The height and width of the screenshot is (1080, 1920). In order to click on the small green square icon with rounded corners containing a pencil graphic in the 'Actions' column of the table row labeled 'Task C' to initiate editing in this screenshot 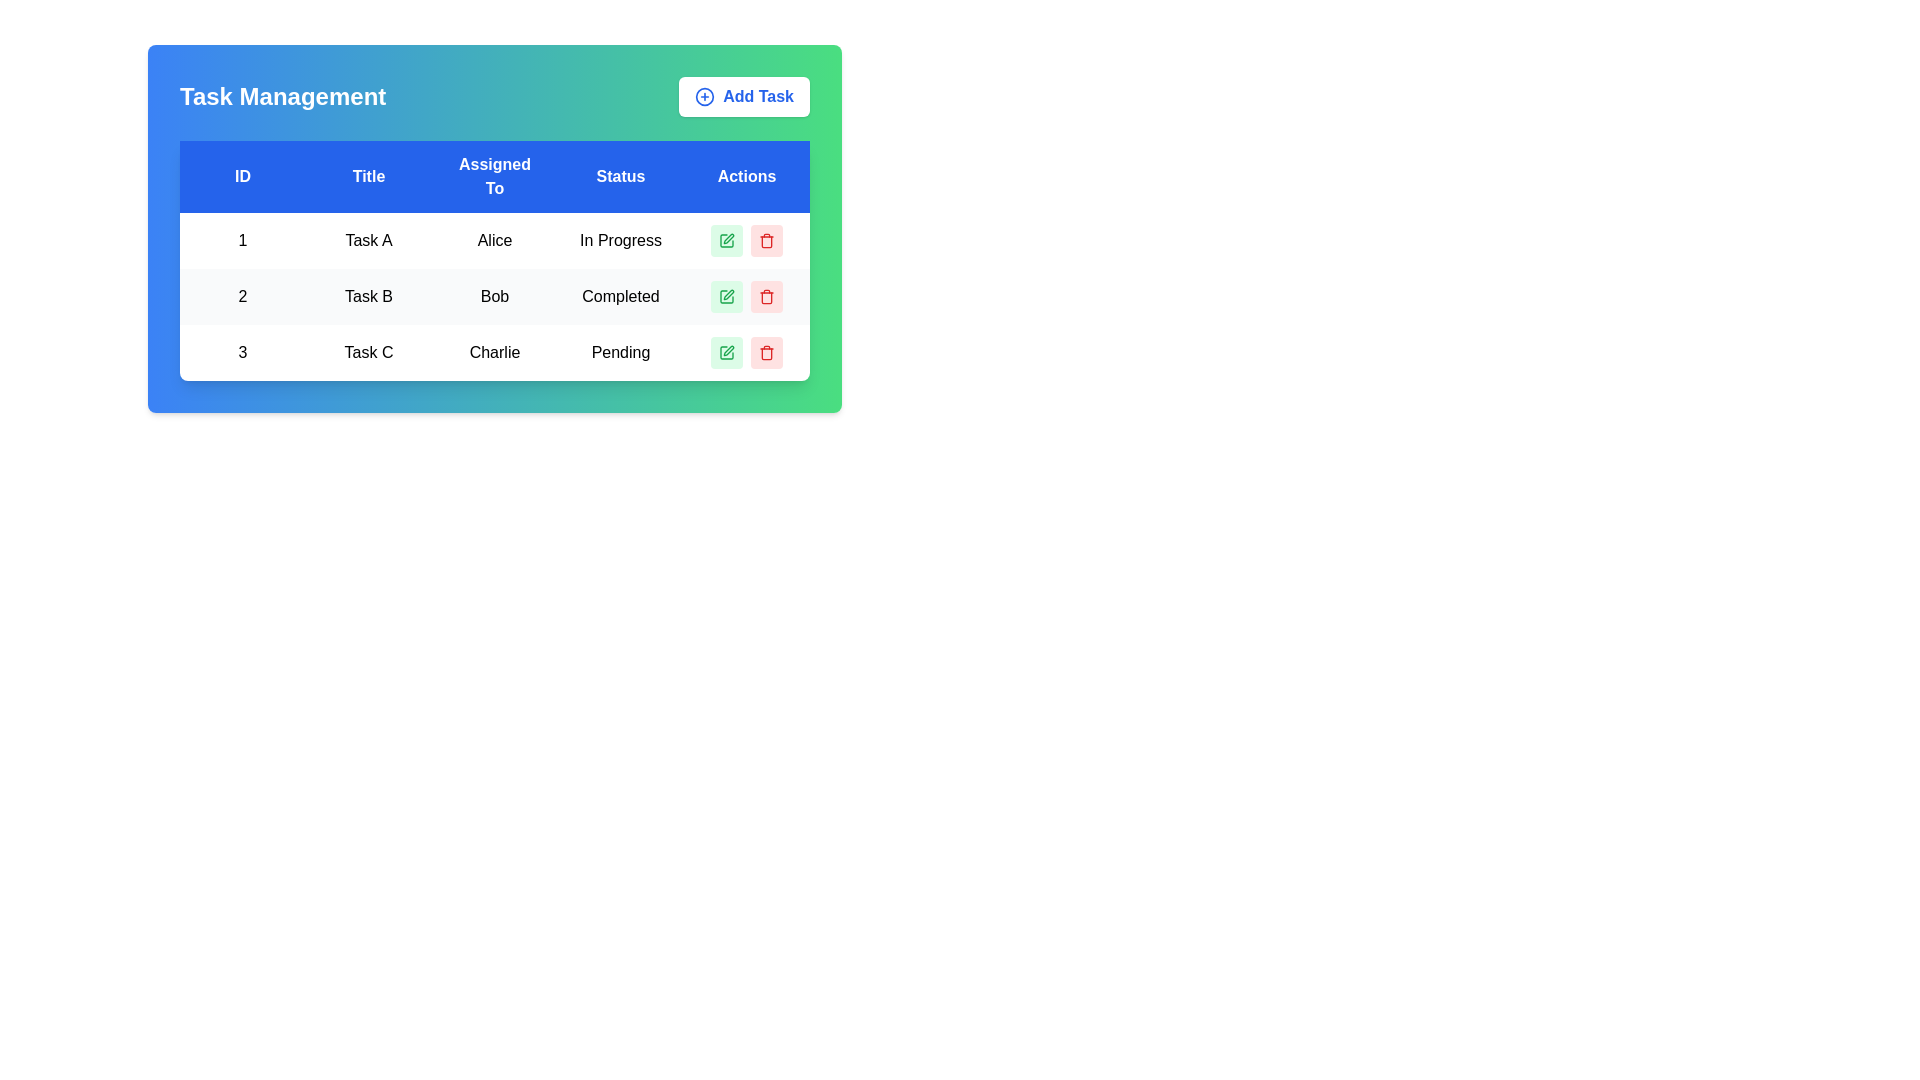, I will do `click(725, 352)`.